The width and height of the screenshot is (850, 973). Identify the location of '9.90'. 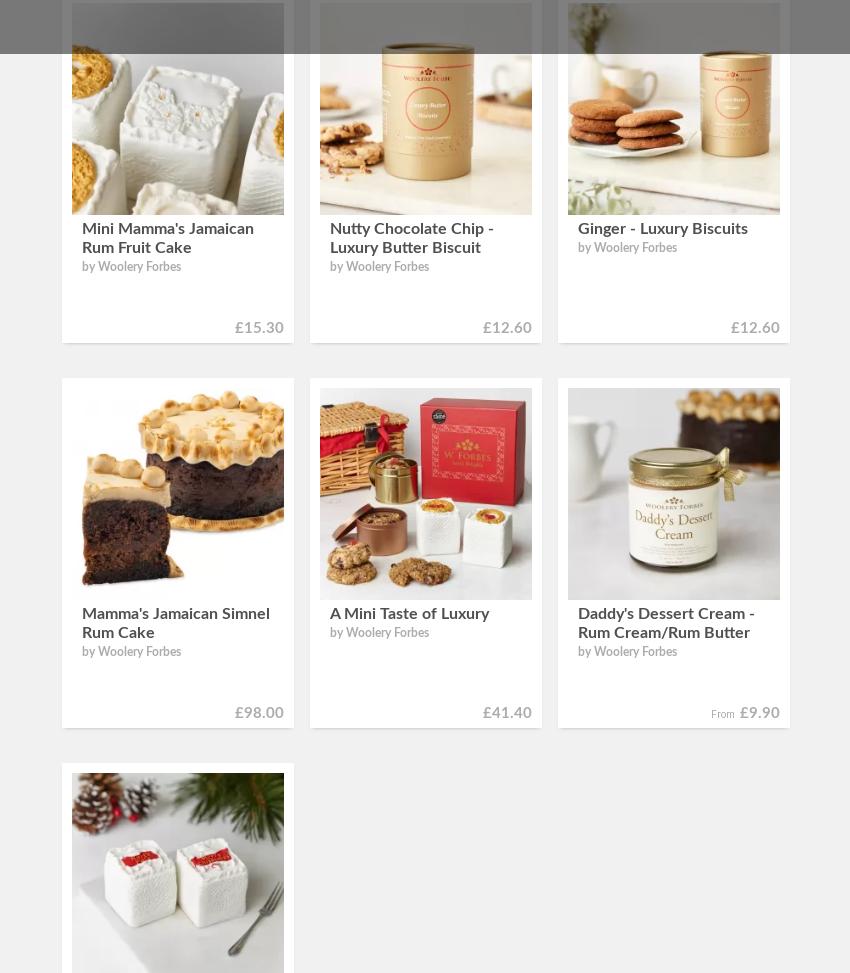
(764, 713).